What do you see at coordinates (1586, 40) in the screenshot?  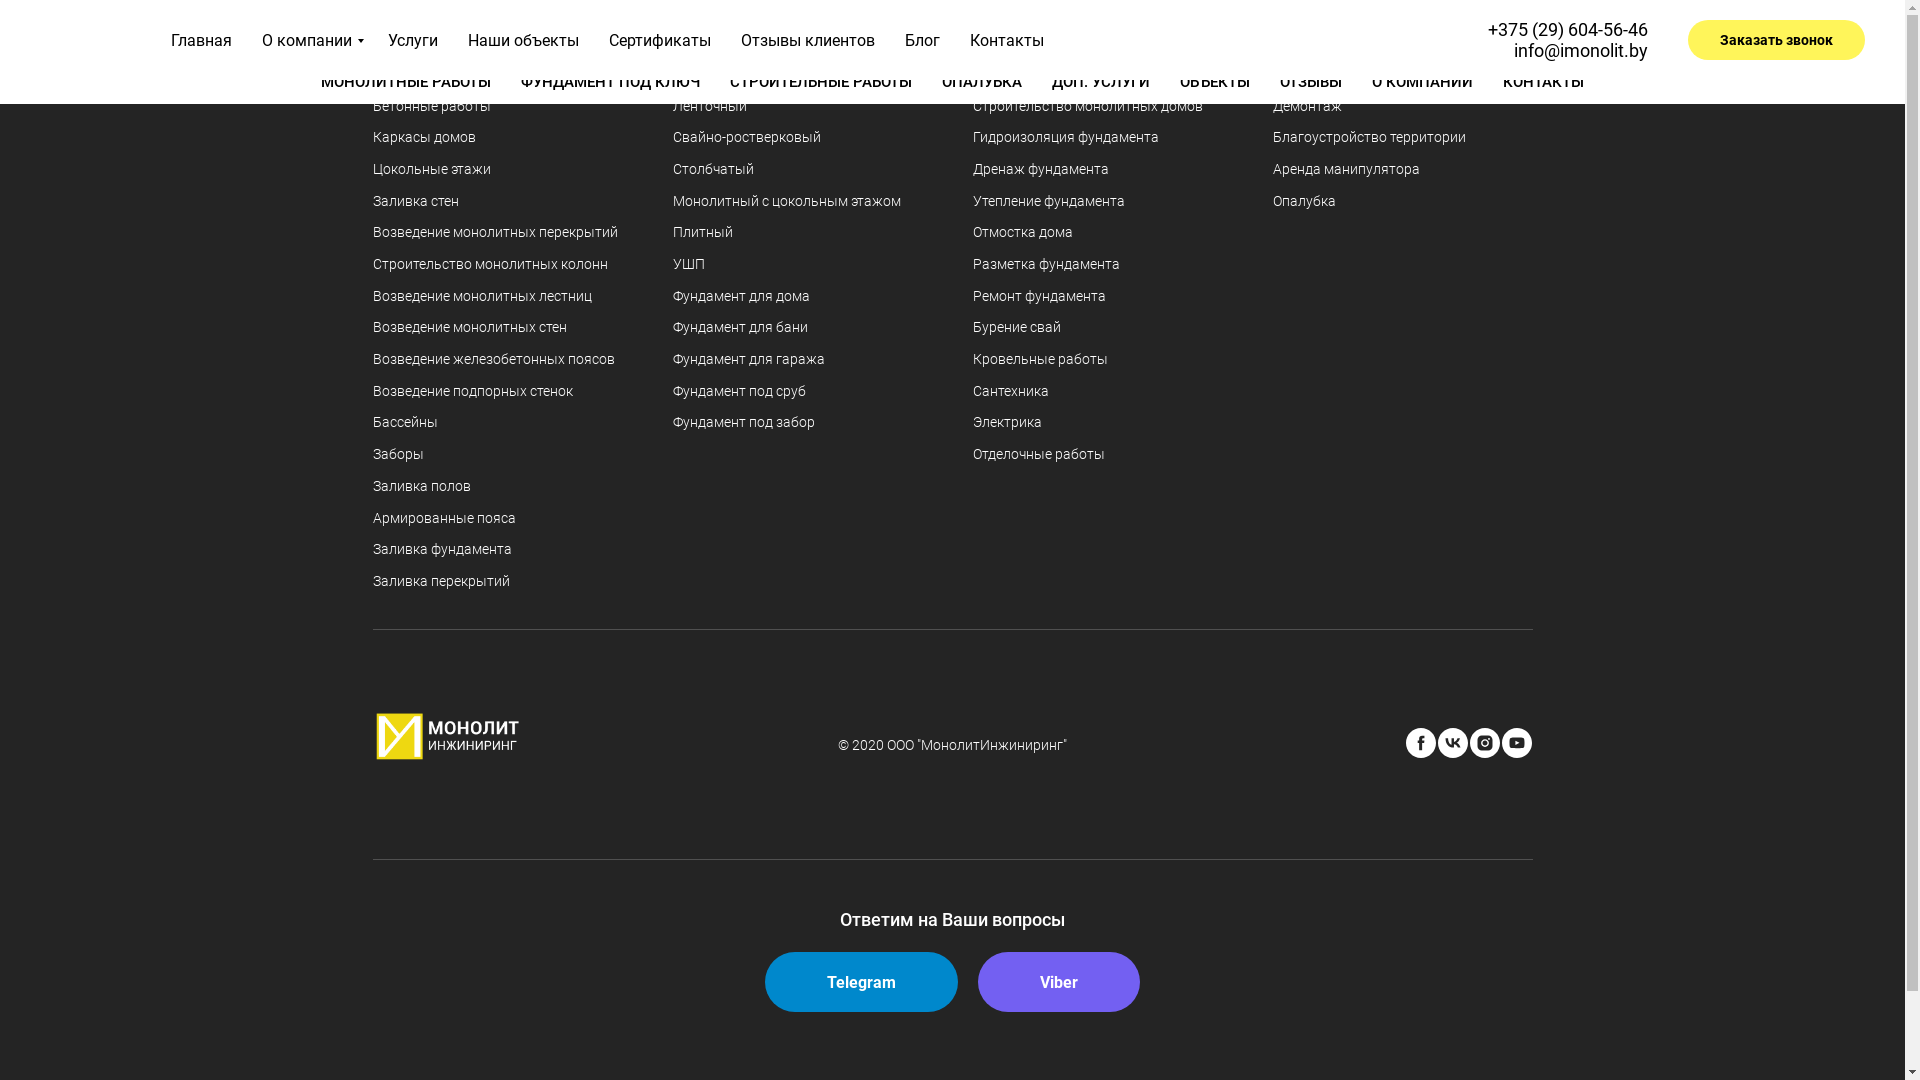 I see `'info@imonolit.by'` at bounding box center [1586, 40].